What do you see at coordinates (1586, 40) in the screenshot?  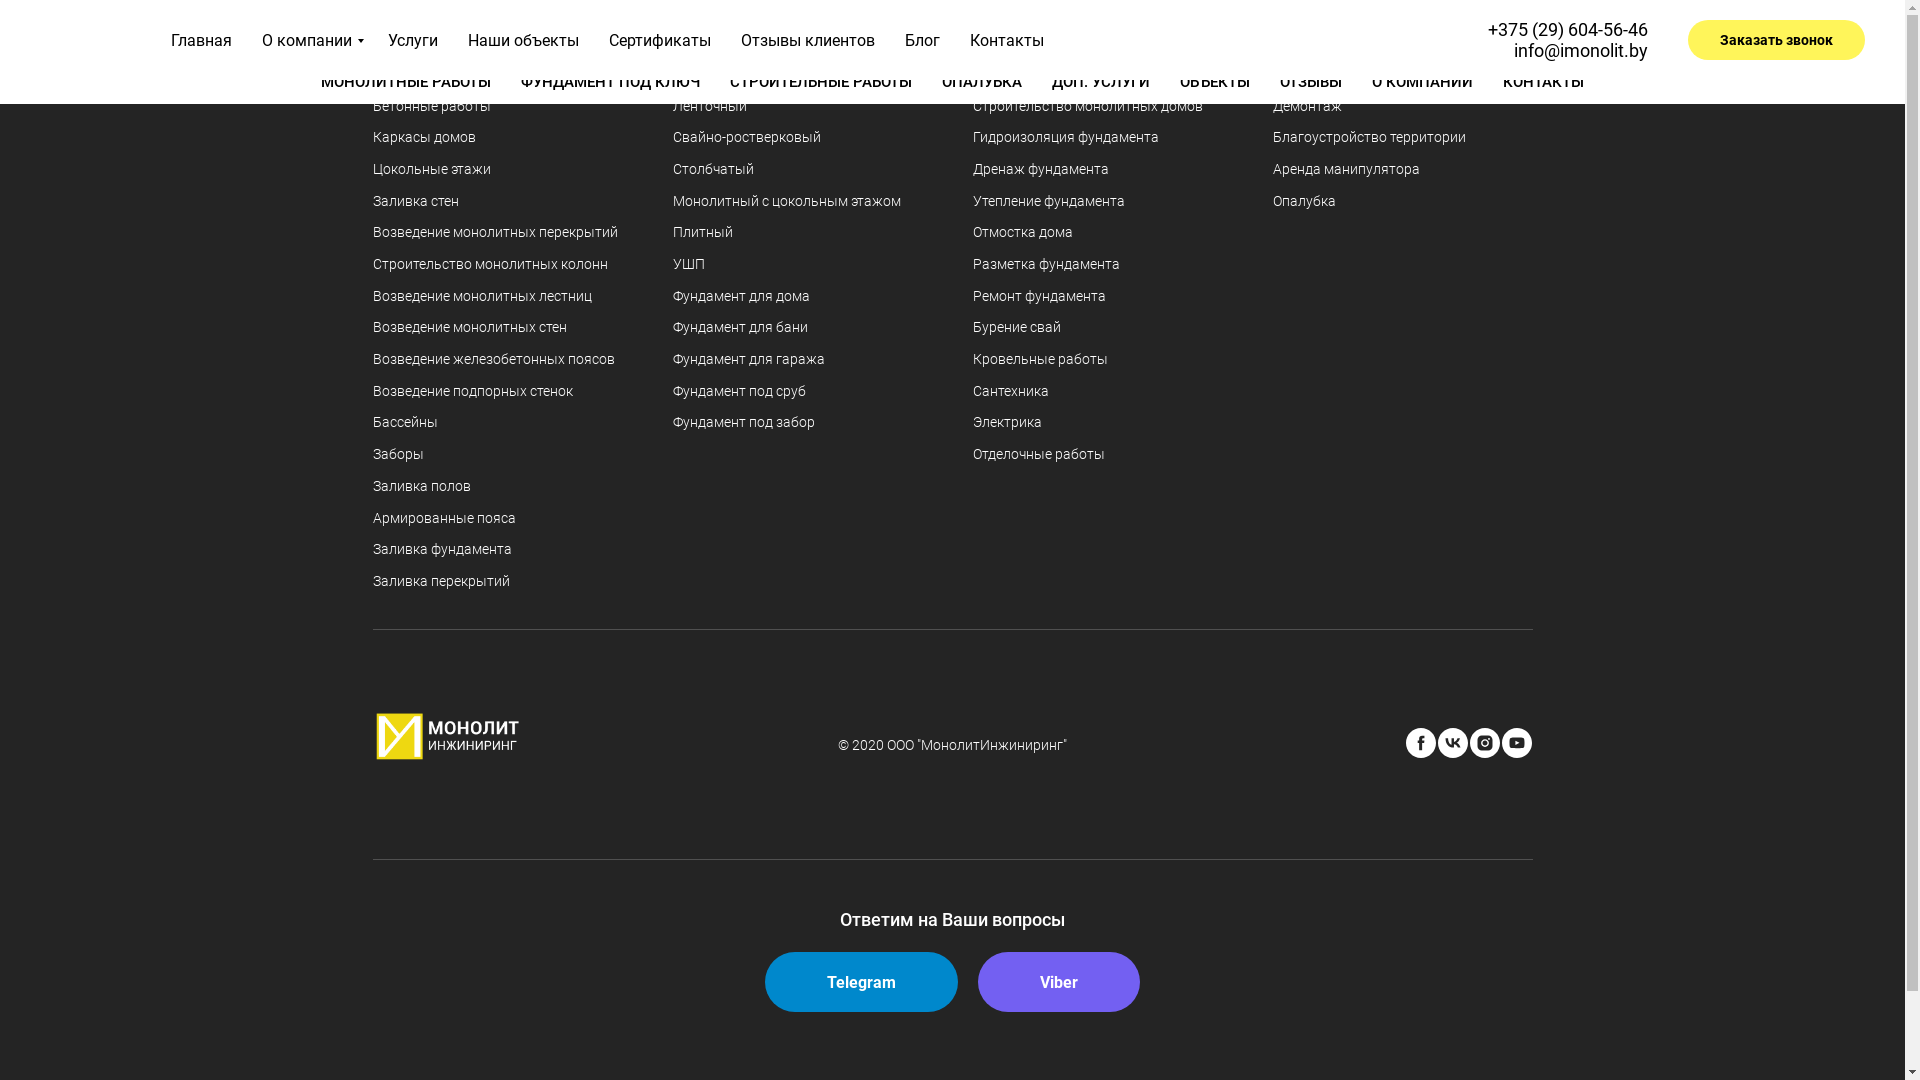 I see `'info@imonolit.by'` at bounding box center [1586, 40].